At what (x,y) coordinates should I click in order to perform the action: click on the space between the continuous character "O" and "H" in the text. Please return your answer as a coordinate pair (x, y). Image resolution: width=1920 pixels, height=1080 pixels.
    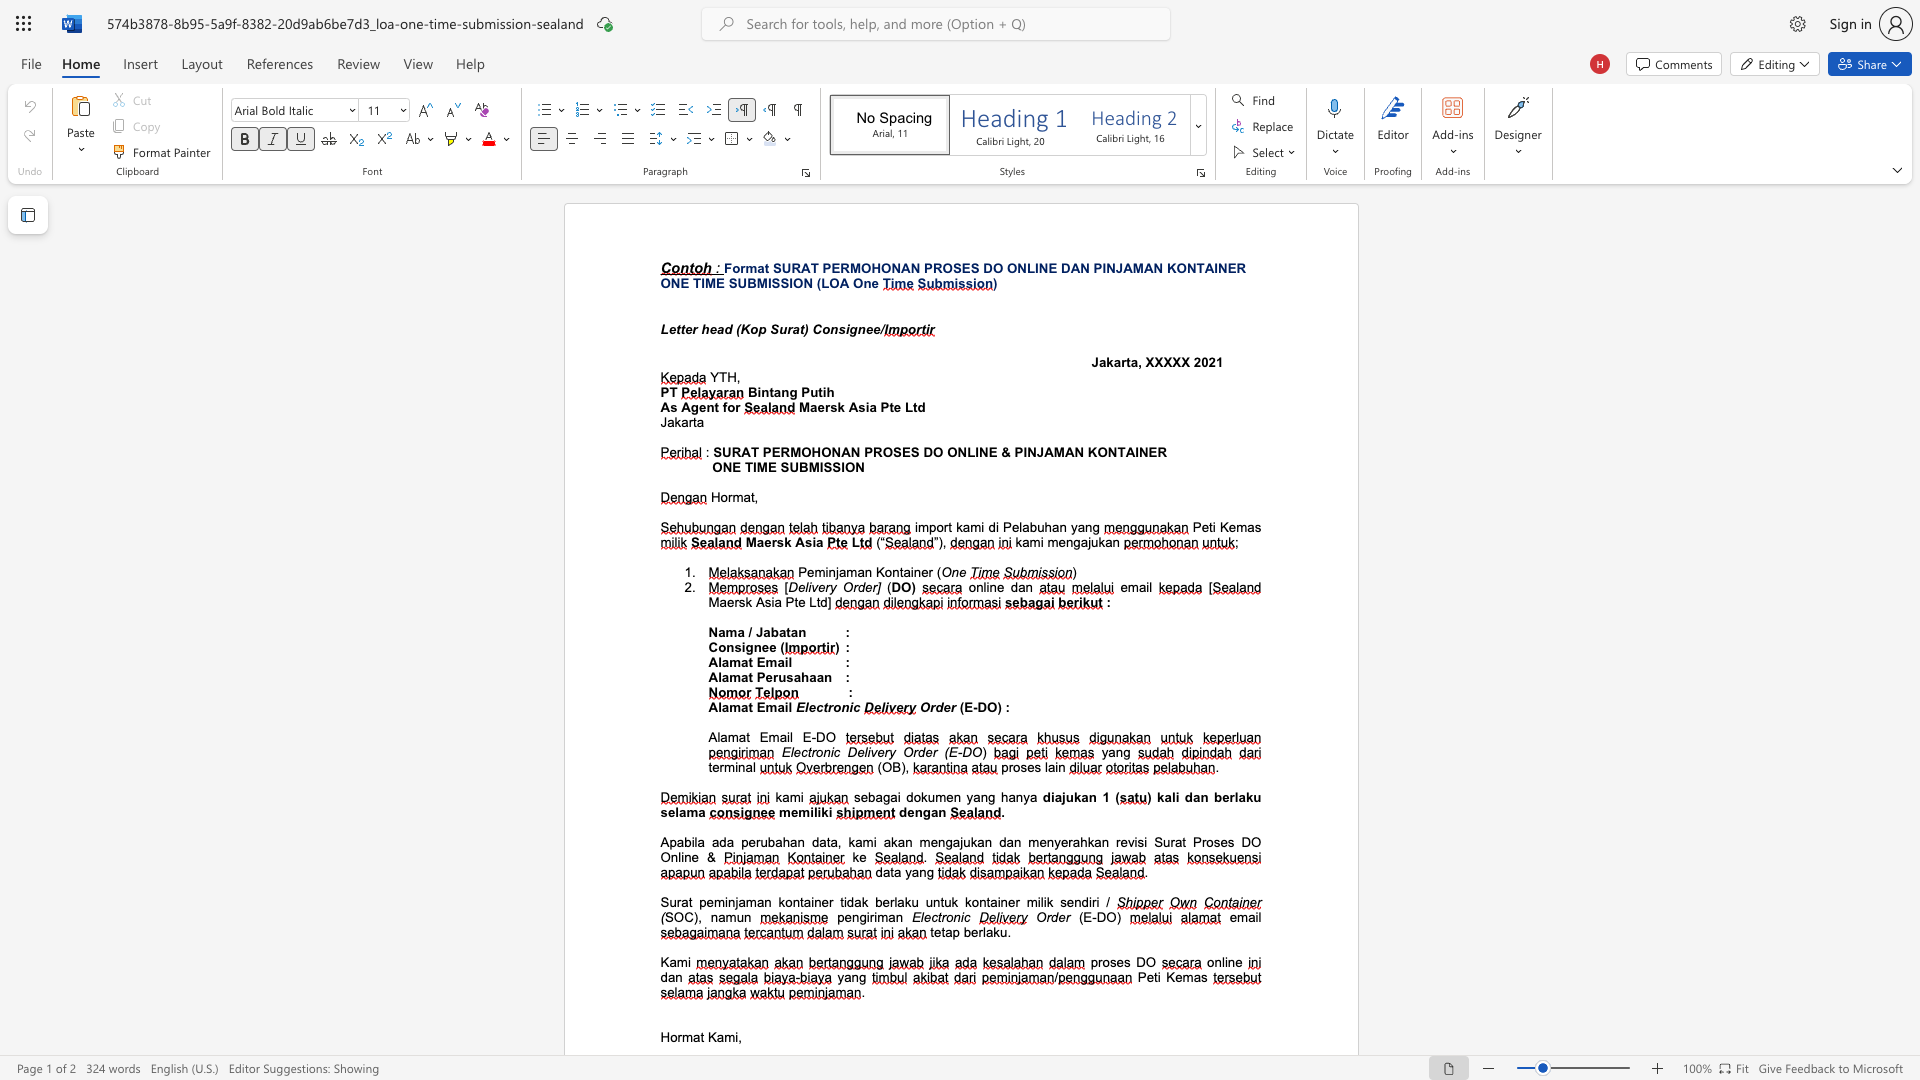
    Looking at the image, I should click on (871, 267).